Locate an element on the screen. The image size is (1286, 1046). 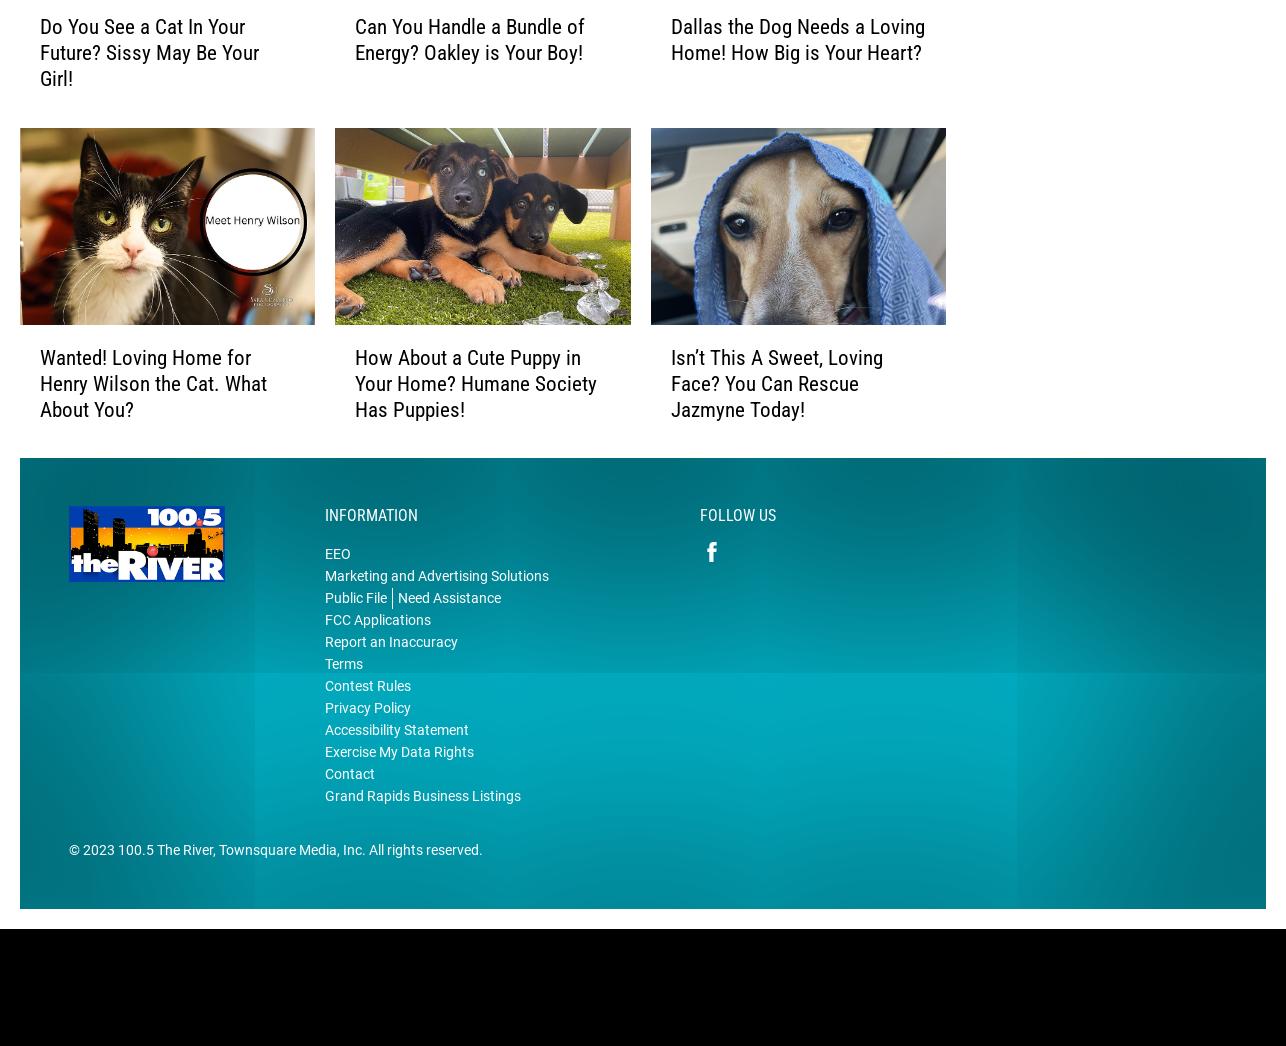
'Follow Us' is located at coordinates (738, 546).